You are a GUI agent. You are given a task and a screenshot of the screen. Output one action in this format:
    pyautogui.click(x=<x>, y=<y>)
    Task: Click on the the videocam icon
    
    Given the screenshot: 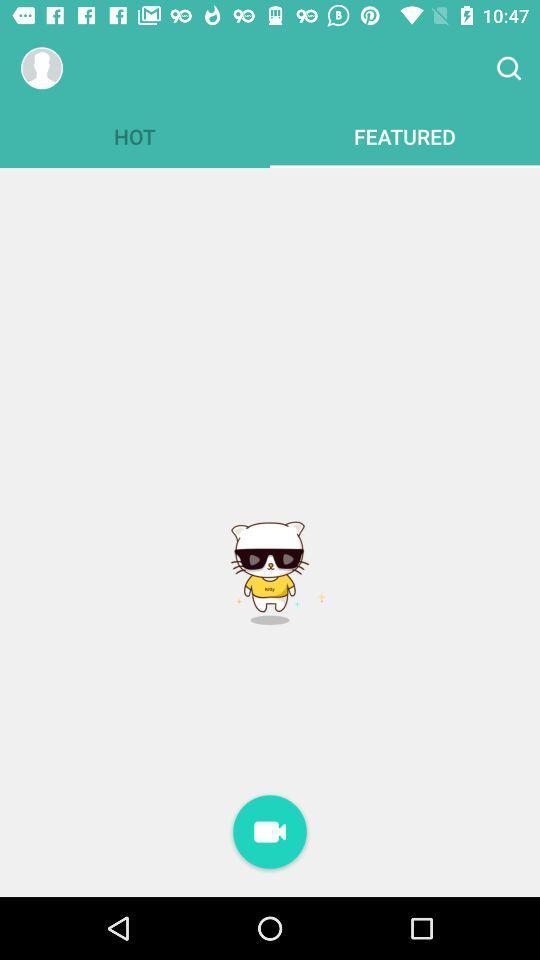 What is the action you would take?
    pyautogui.click(x=270, y=833)
    